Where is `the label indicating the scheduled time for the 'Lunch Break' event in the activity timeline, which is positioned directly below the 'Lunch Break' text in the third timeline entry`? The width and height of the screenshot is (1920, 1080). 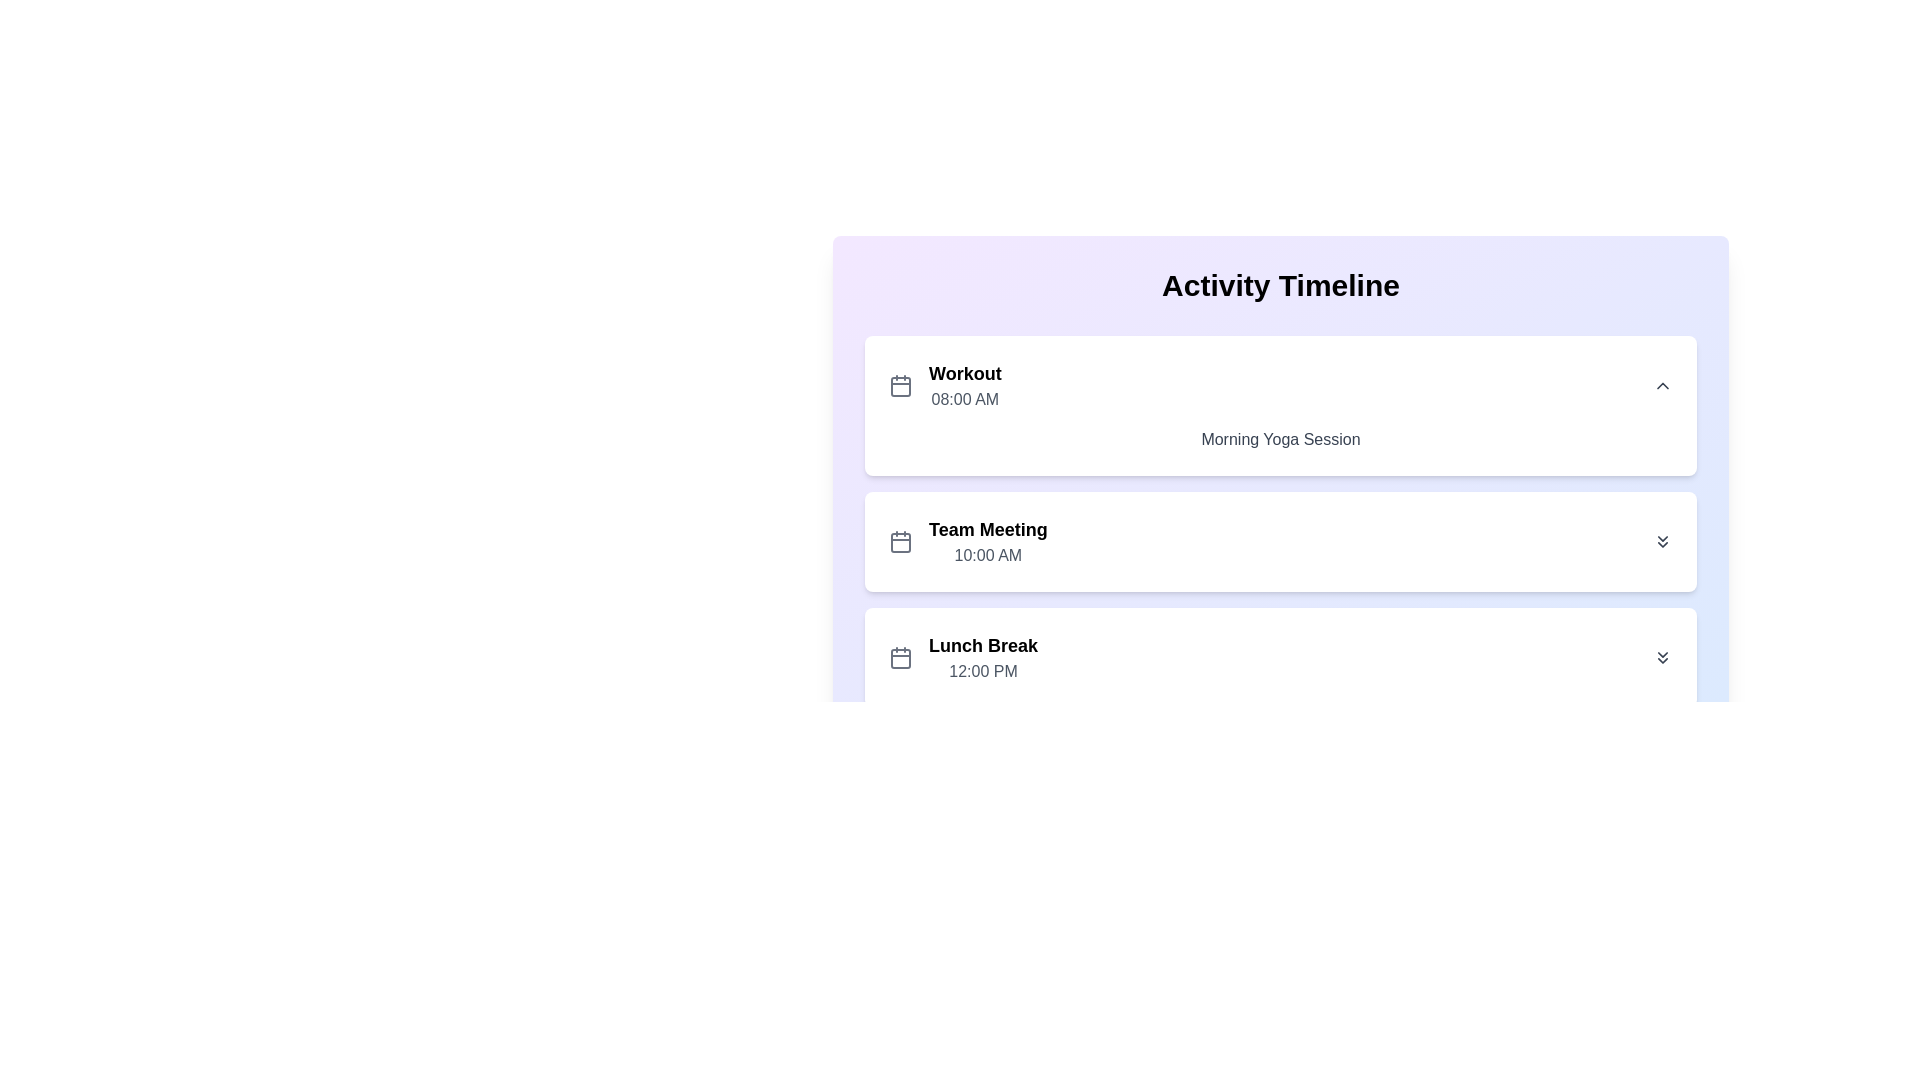
the label indicating the scheduled time for the 'Lunch Break' event in the activity timeline, which is positioned directly below the 'Lunch Break' text in the third timeline entry is located at coordinates (983, 671).